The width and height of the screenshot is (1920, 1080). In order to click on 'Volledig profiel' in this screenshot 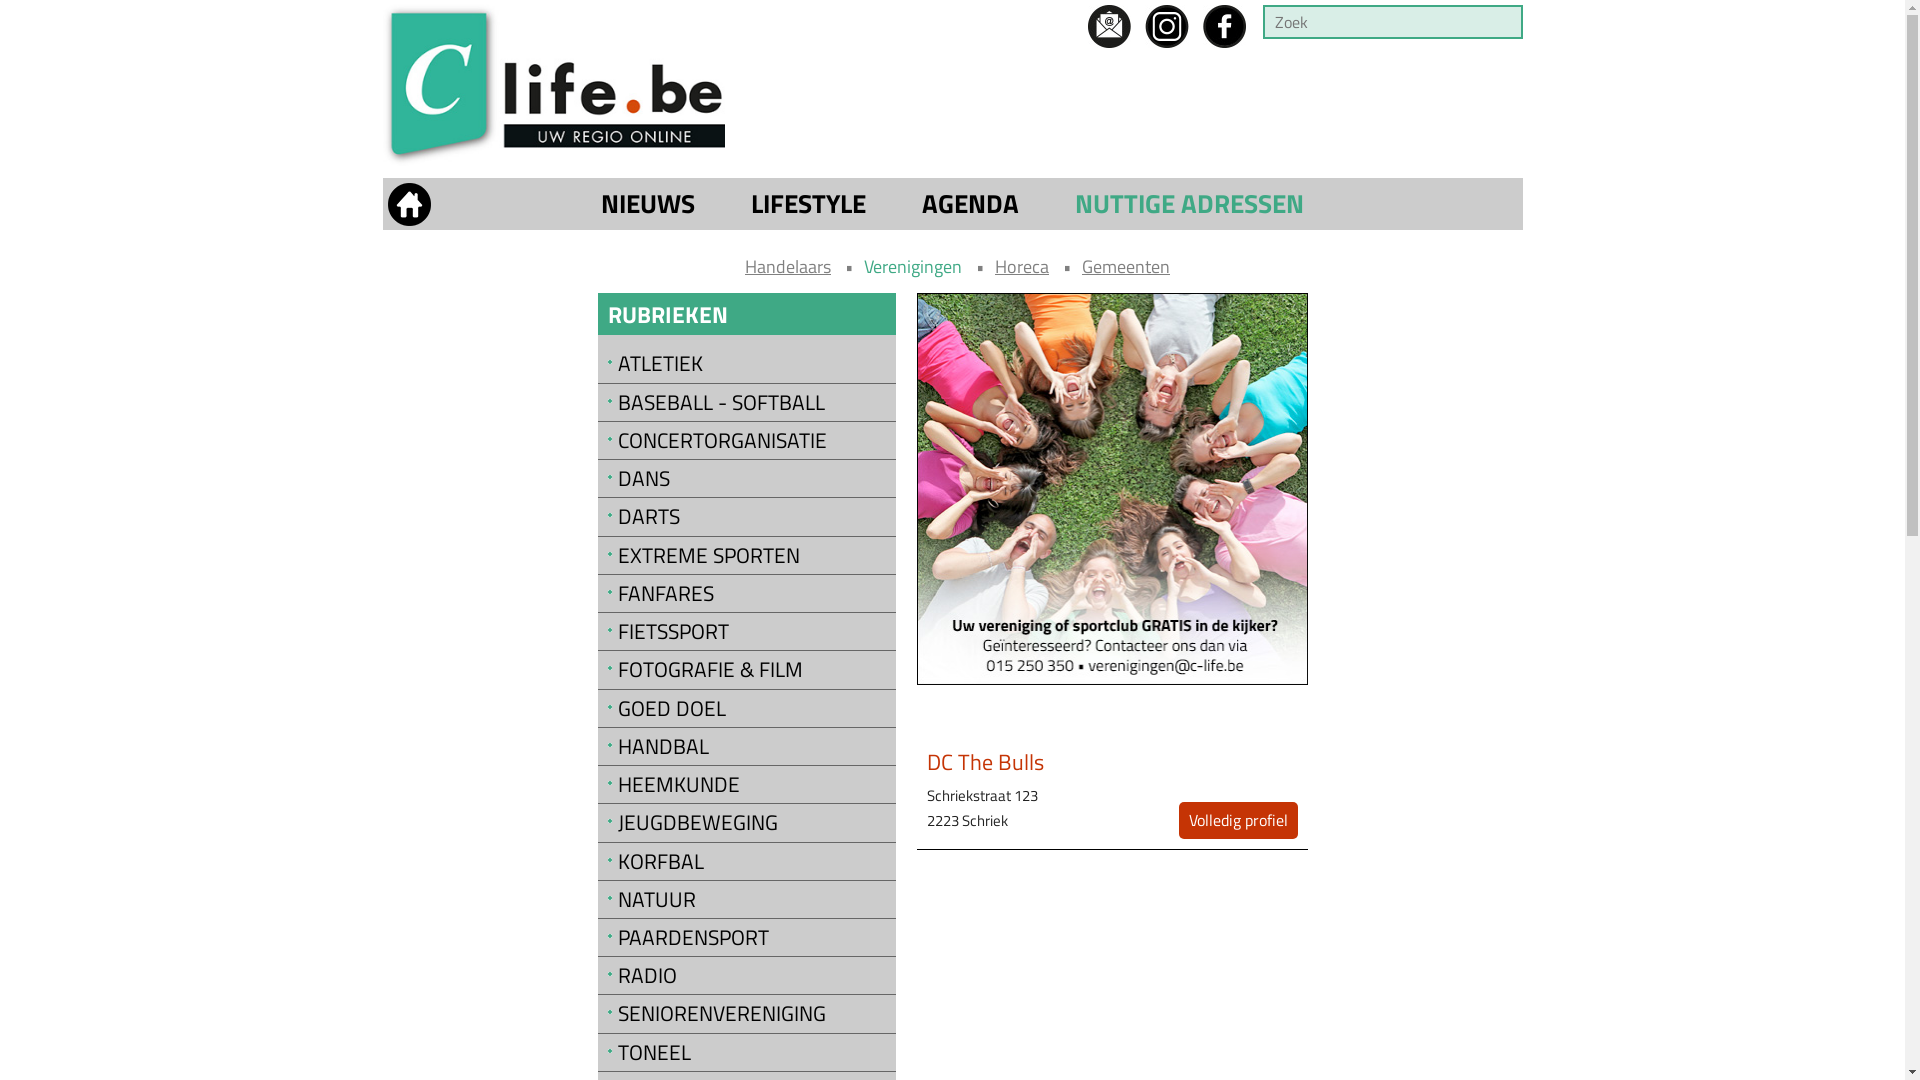, I will do `click(1236, 820)`.